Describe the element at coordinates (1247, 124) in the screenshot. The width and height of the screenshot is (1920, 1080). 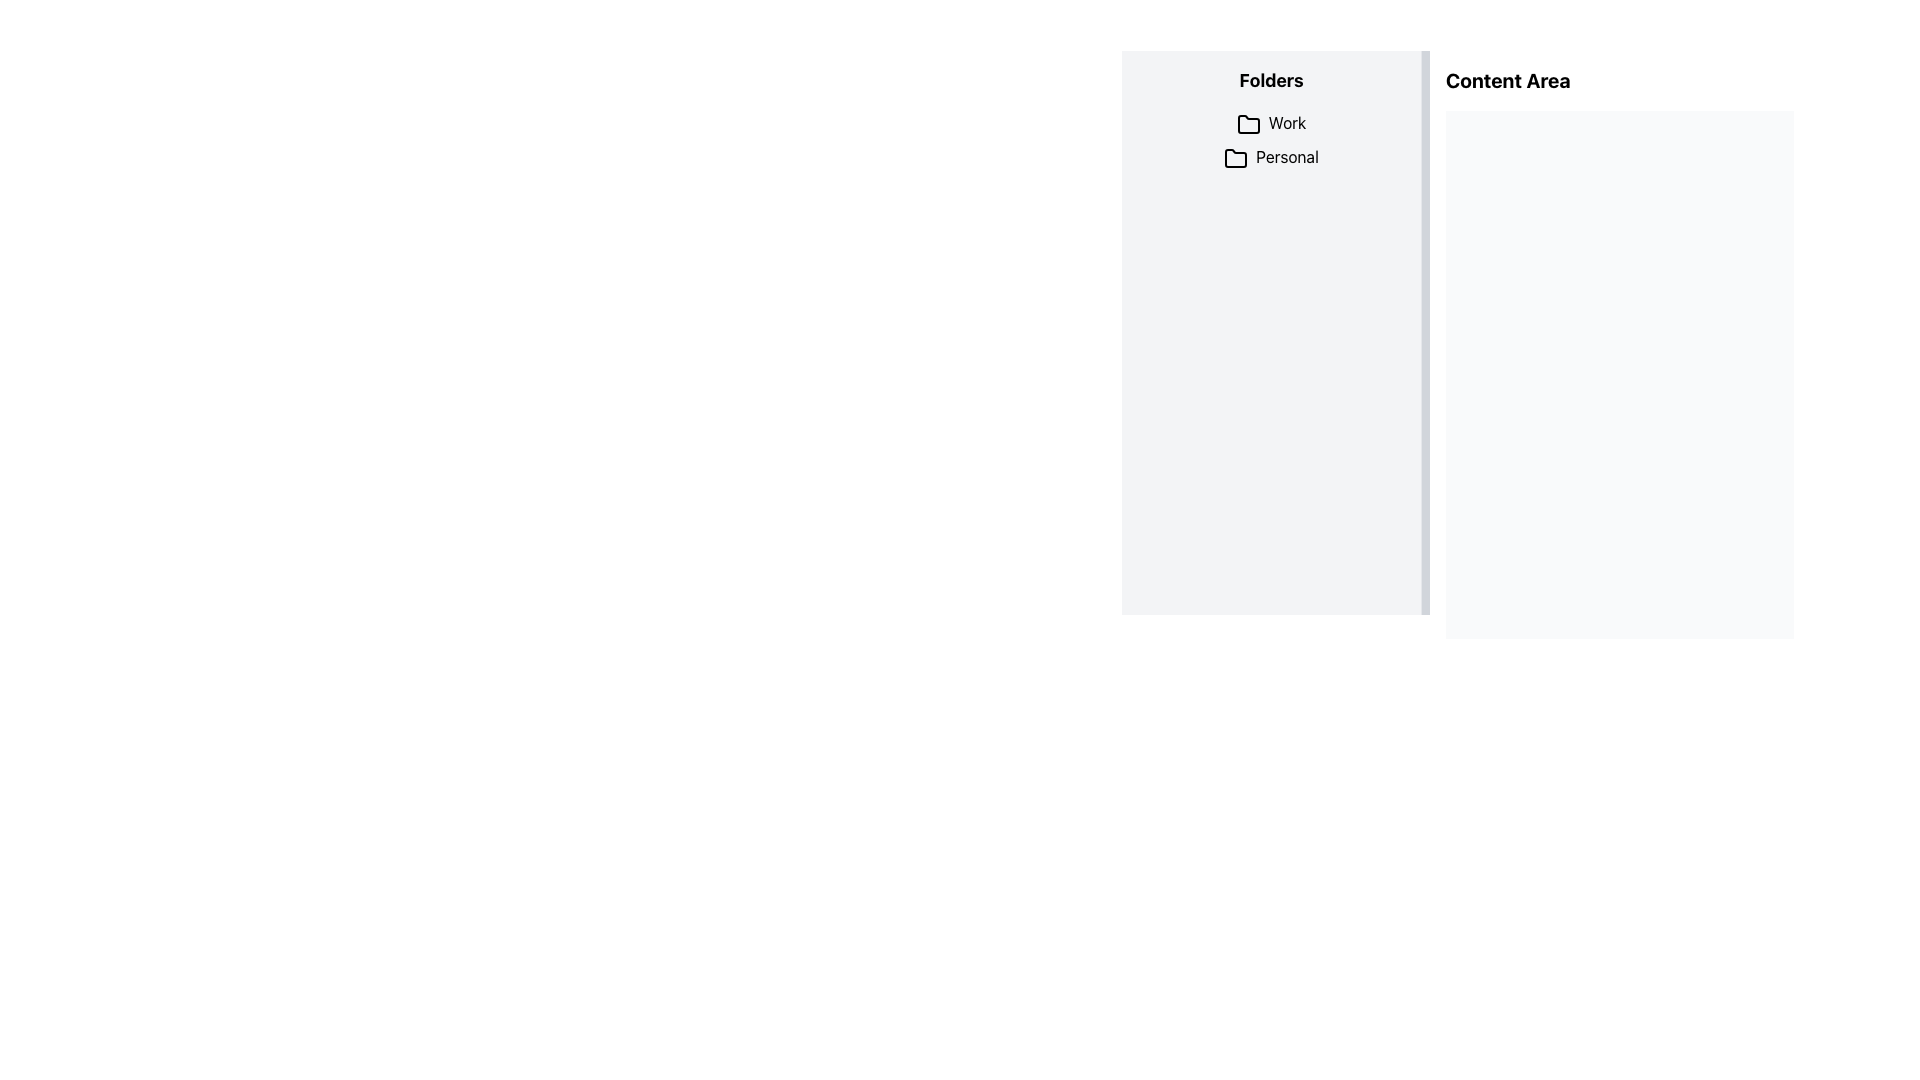
I see `the folder icon located next to the label 'Work'` at that location.